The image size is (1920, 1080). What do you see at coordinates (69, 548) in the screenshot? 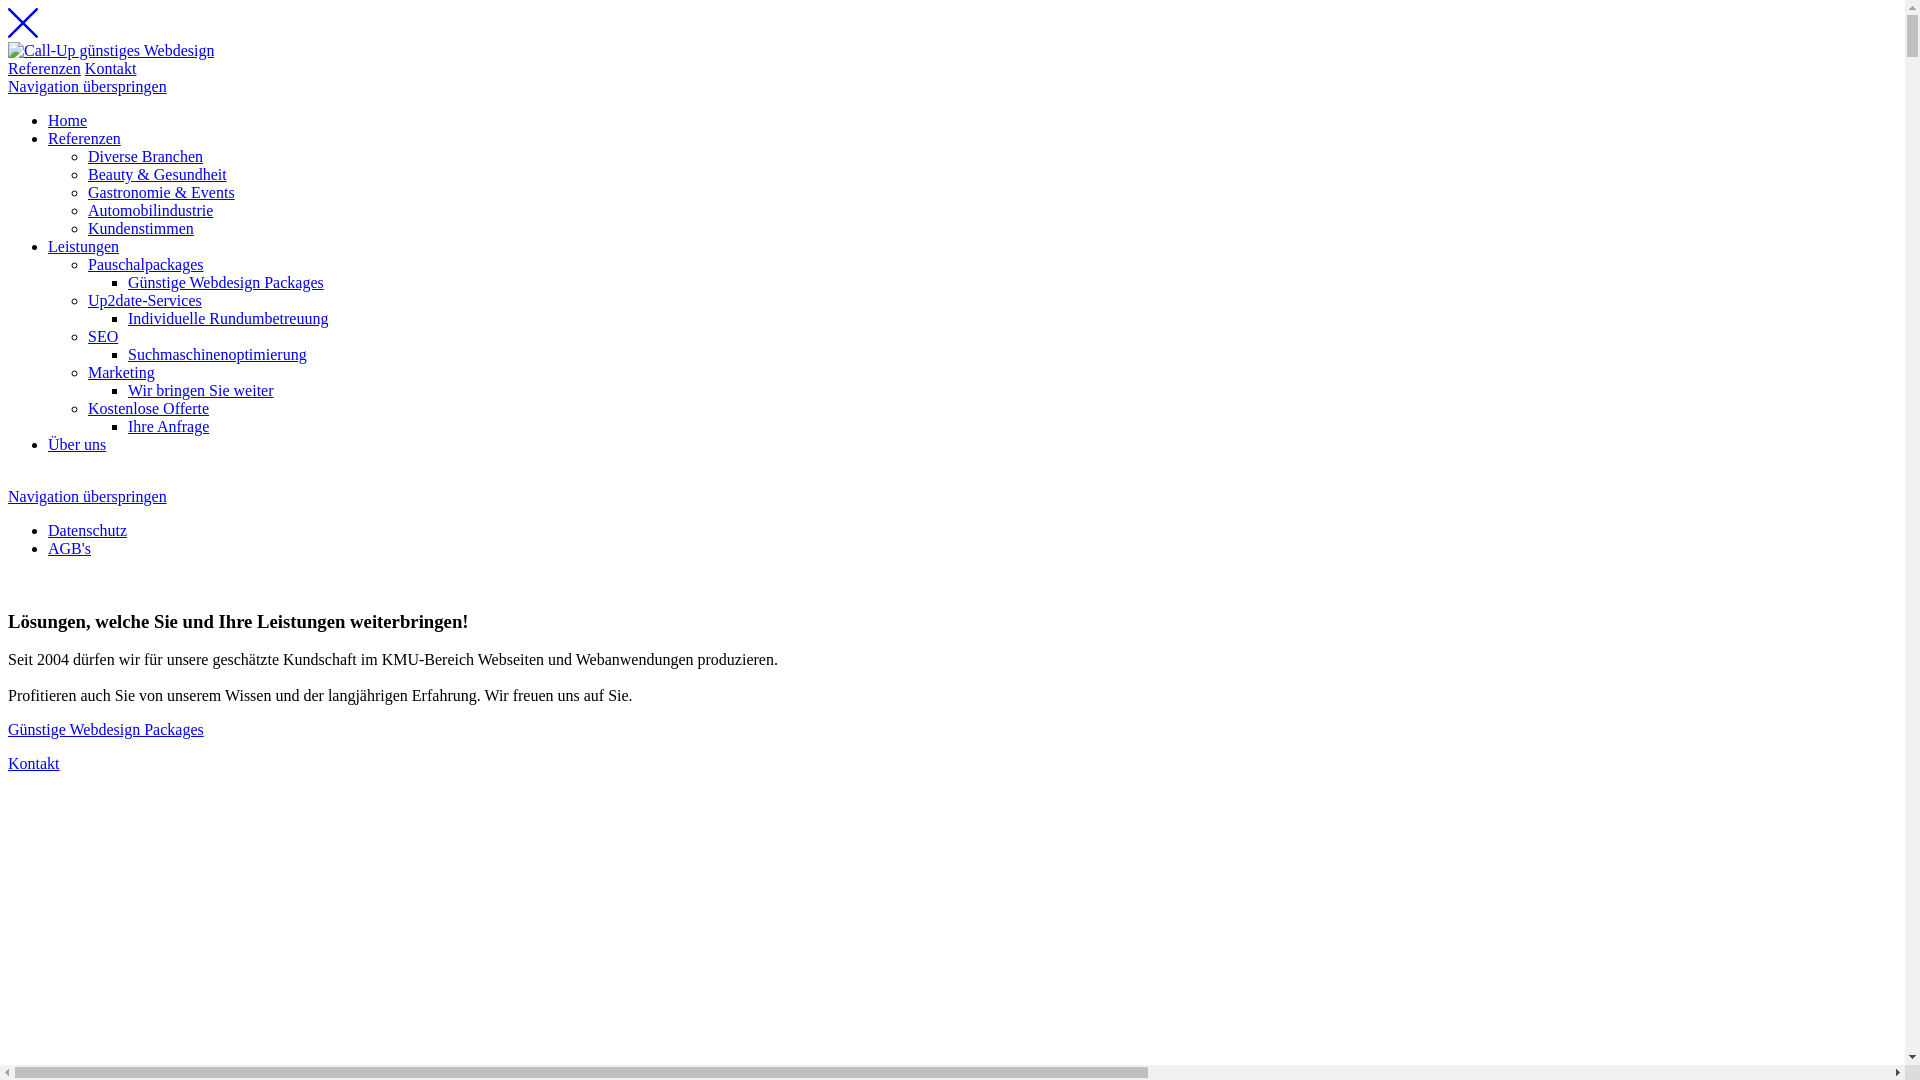
I see `'AGB's'` at bounding box center [69, 548].